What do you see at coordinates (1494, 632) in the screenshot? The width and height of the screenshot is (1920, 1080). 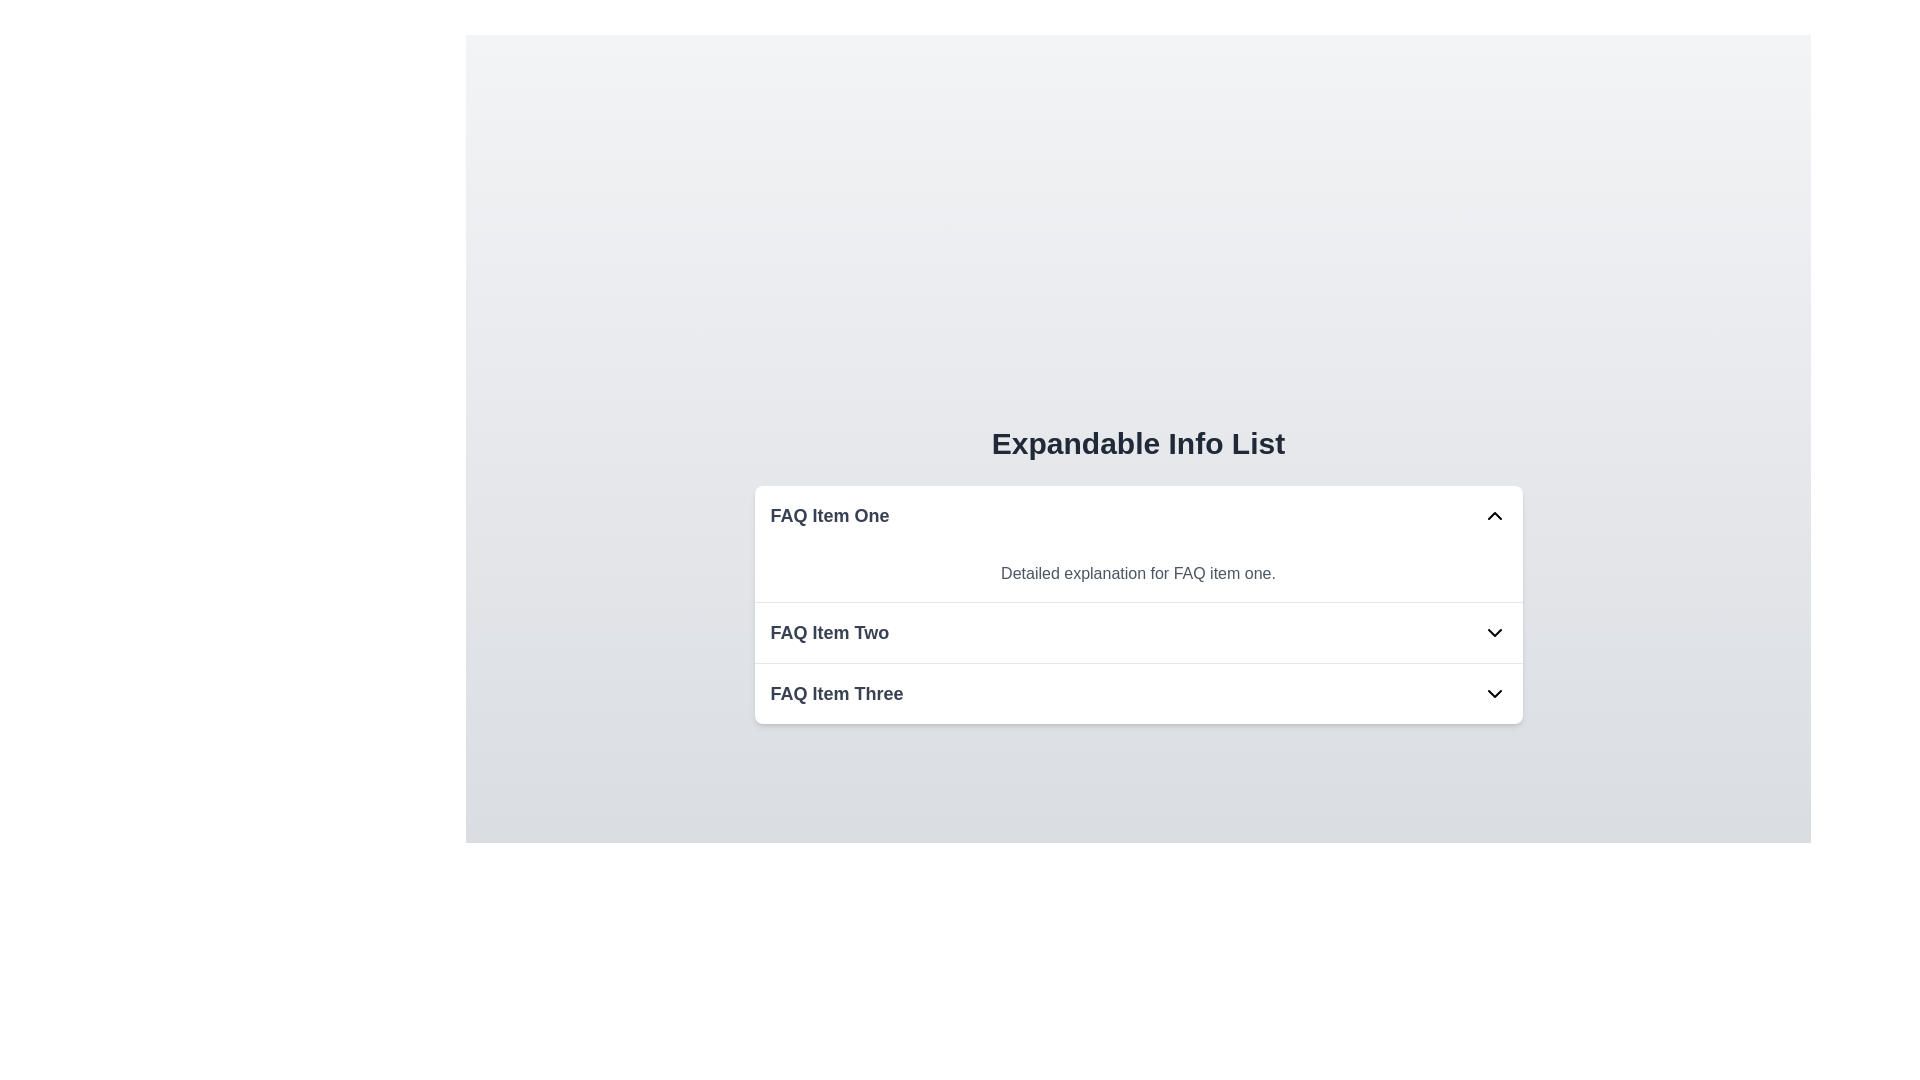 I see `the Dropdown toggle icon located to the far right of the 'FAQ Item Two' section` at bounding box center [1494, 632].